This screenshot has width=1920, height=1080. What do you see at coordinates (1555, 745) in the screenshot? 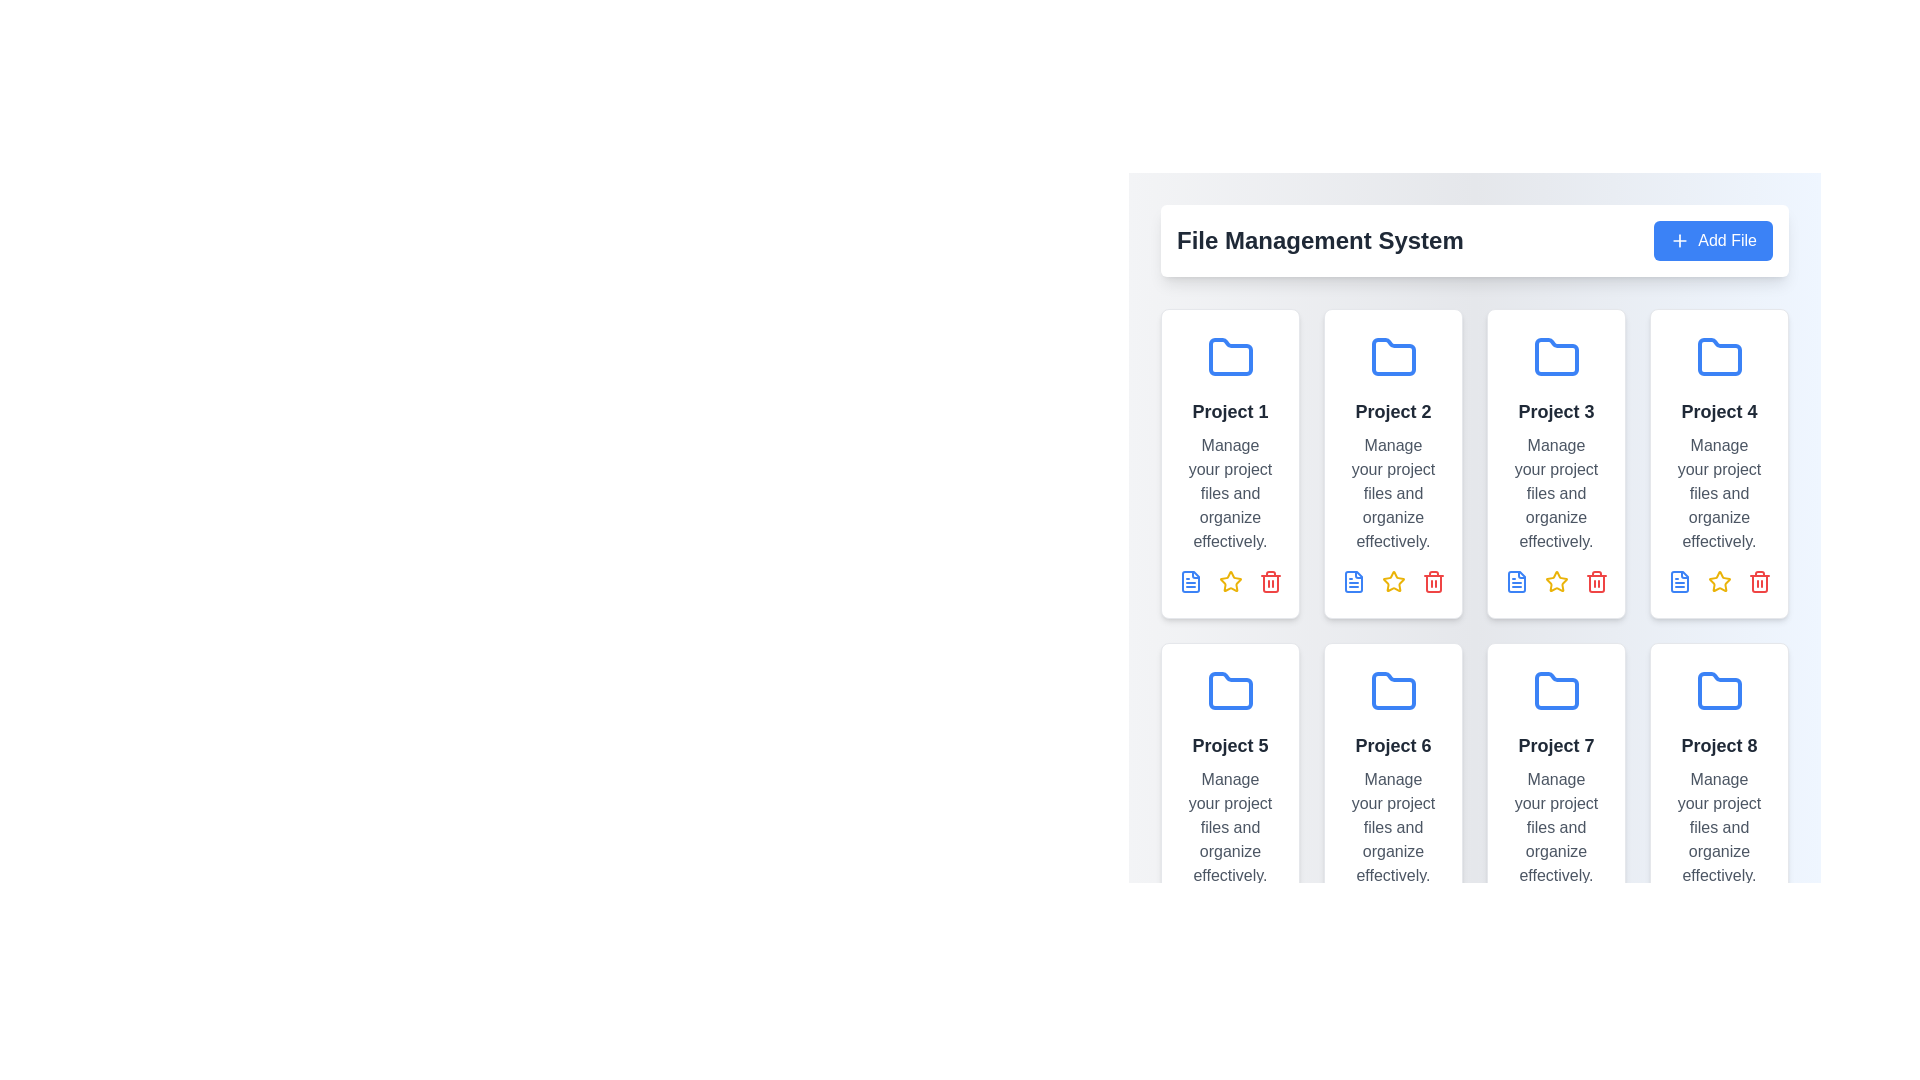
I see `text content of the Static Text Label that reads 'Project 7', which is styled in bold and located within the upper section of a card in the third column of the third row` at bounding box center [1555, 745].